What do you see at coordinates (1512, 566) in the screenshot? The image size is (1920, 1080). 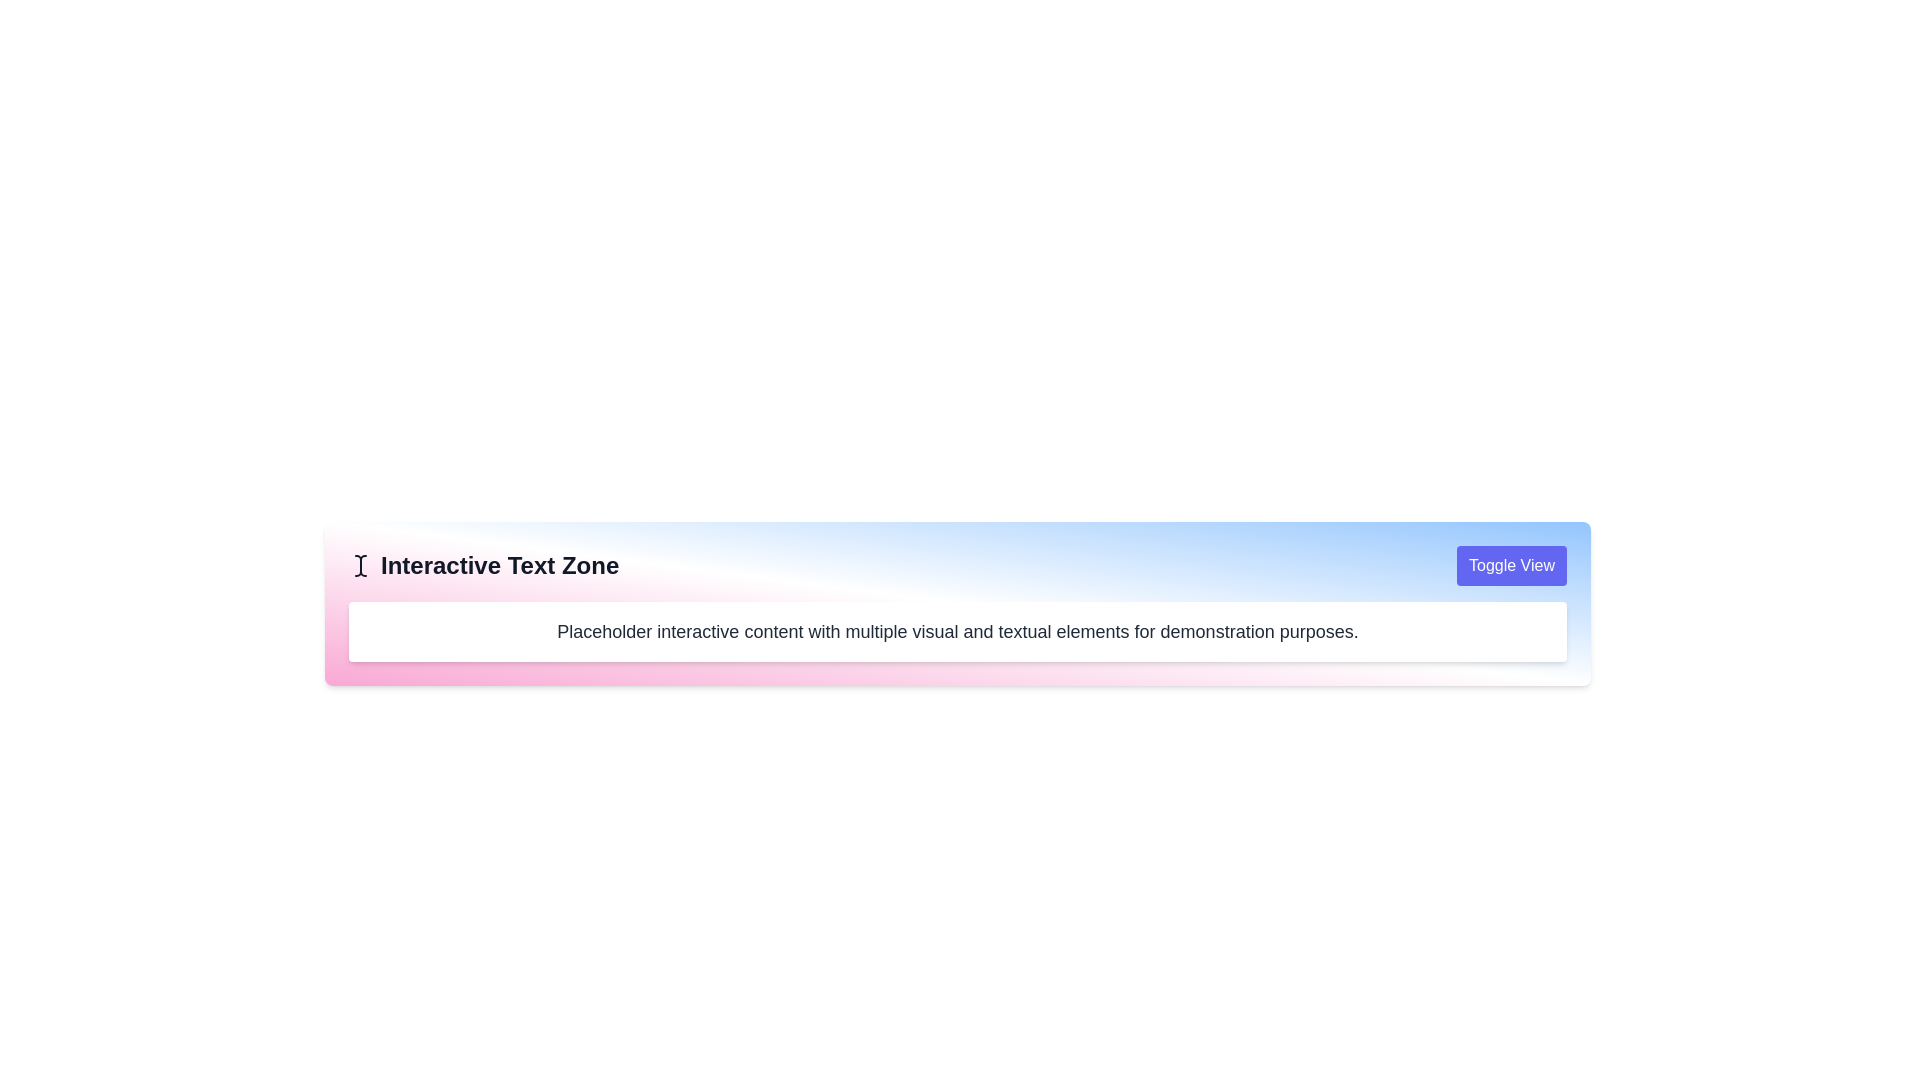 I see `the toggle view button located at the top-right section of the interface to observe the hover effect` at bounding box center [1512, 566].